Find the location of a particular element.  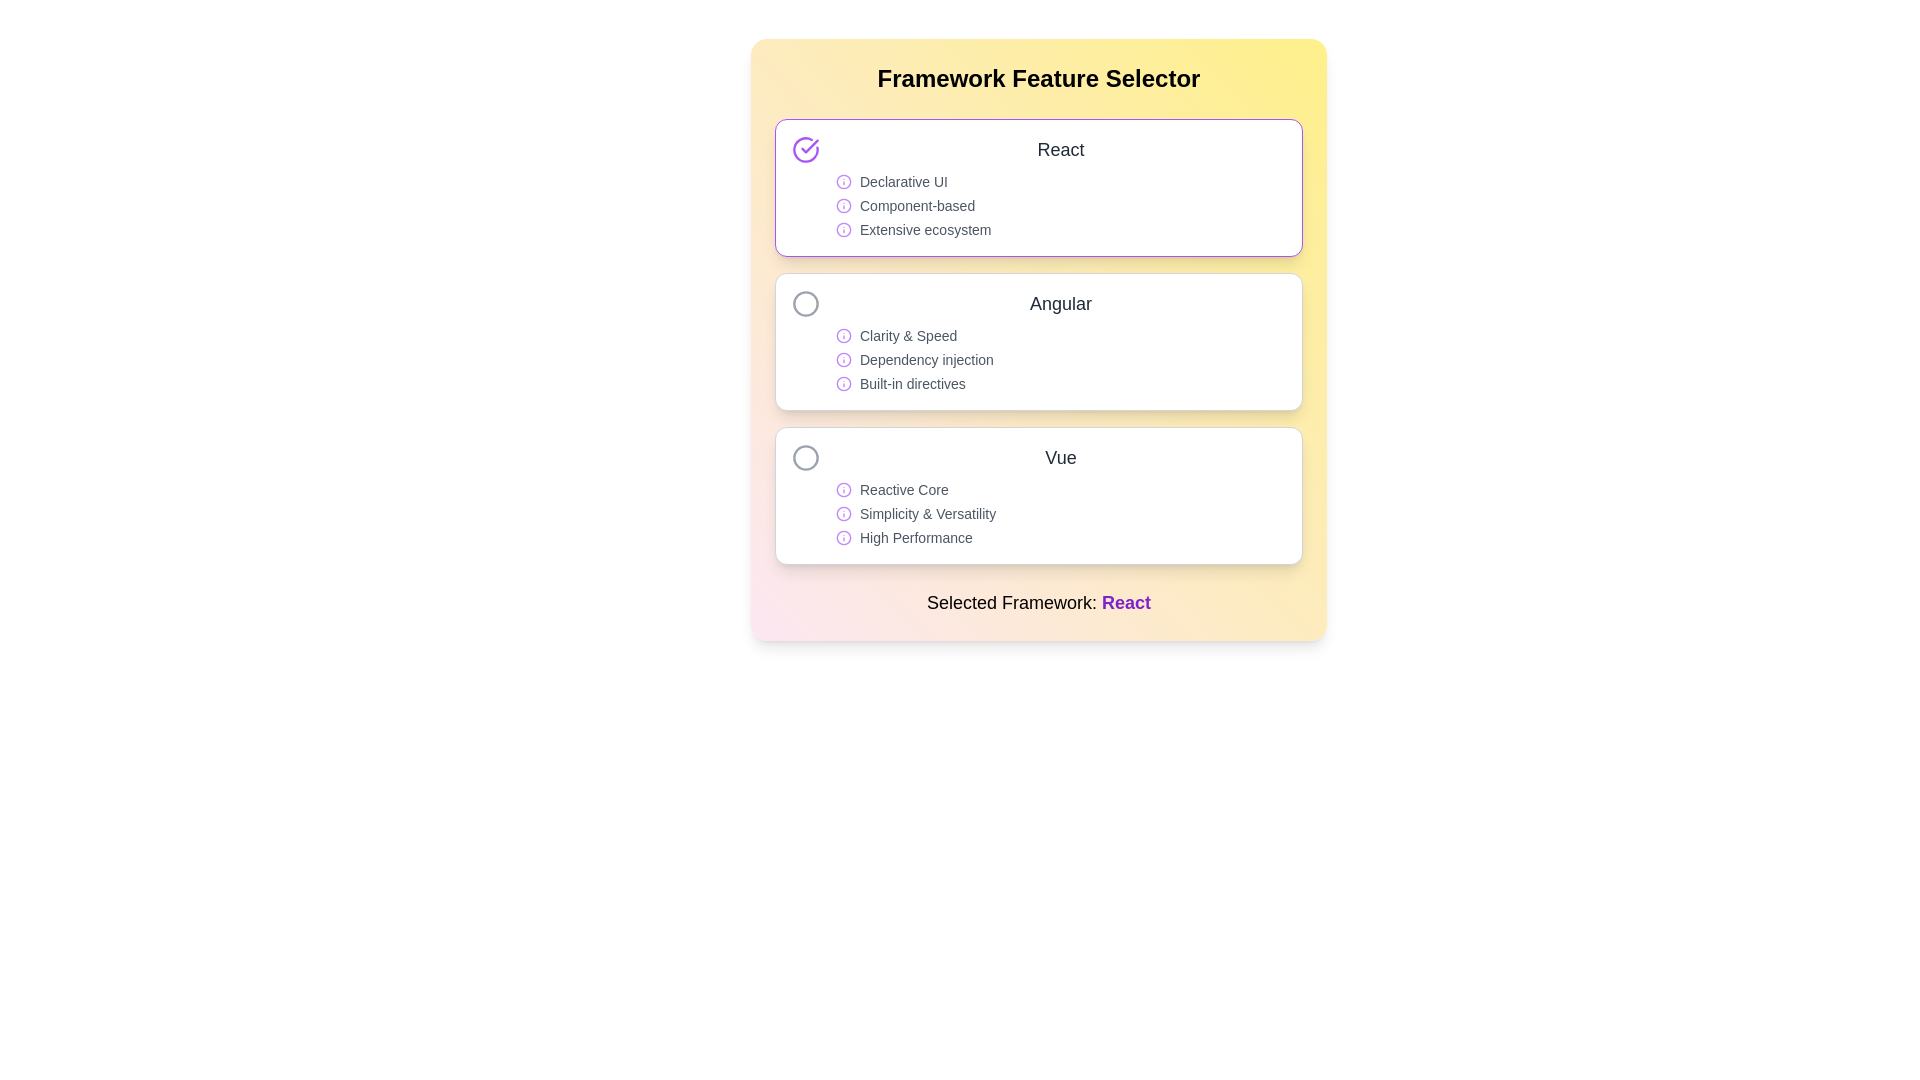

the text label that displays 'Selected Framework: React', which is located at the bottom of the selection interface and highlighted in purple is located at coordinates (1038, 601).